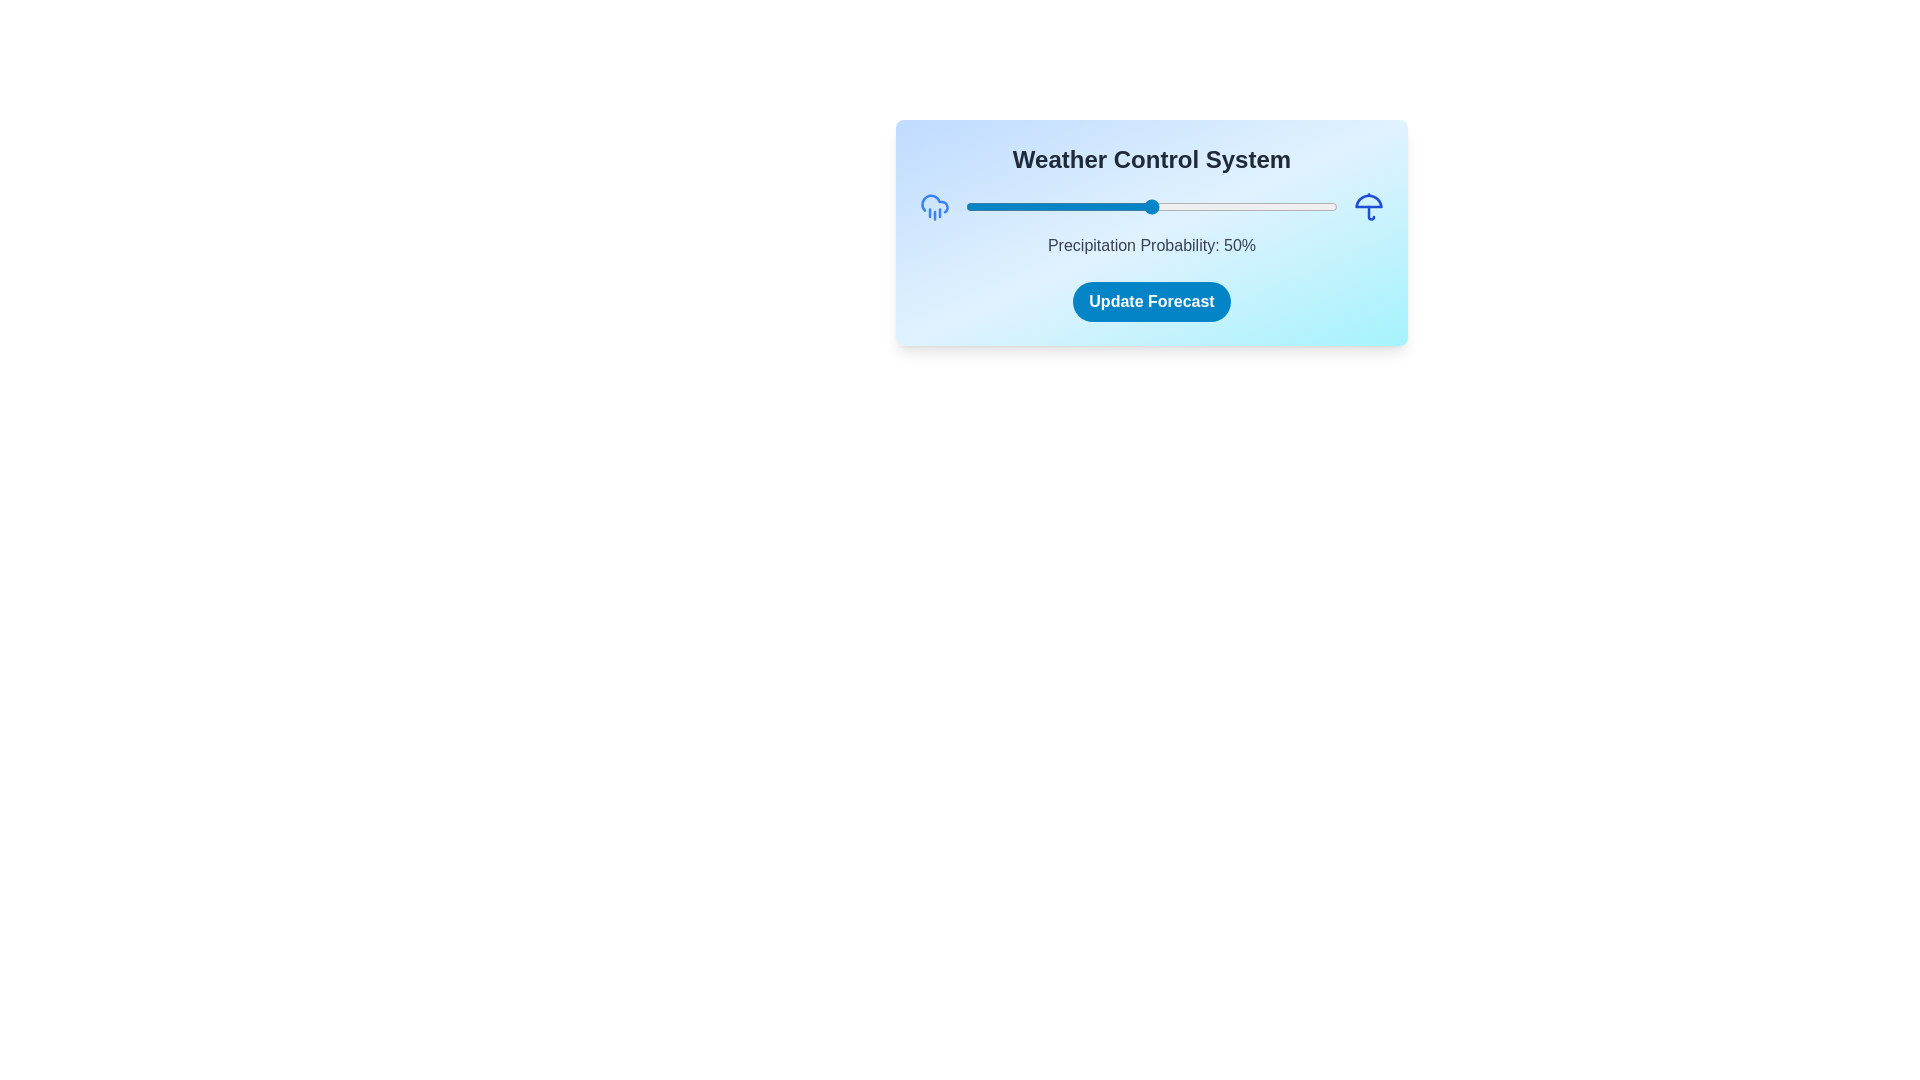 The image size is (1920, 1080). Describe the element at coordinates (1129, 207) in the screenshot. I see `the precipitation probability slider to 44%` at that location.